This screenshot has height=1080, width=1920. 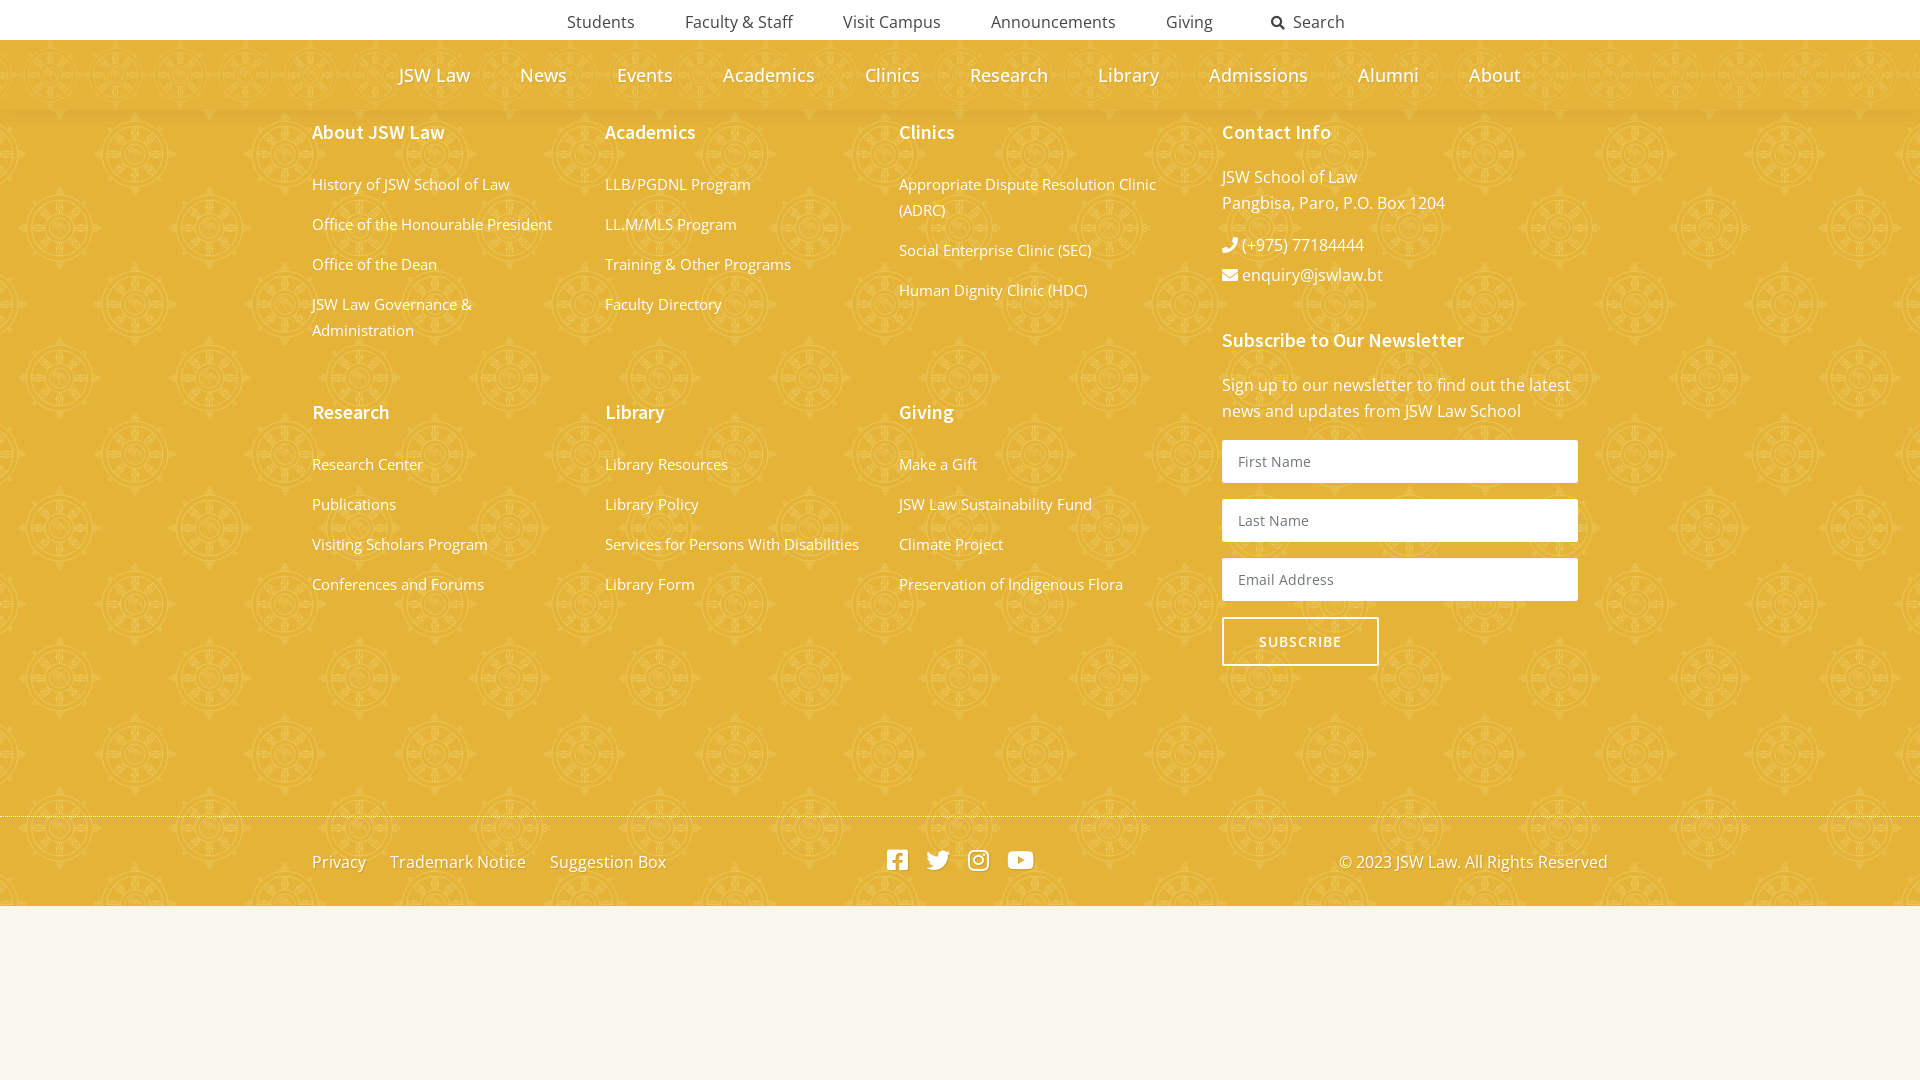 What do you see at coordinates (607, 859) in the screenshot?
I see `'Suggestion Box'` at bounding box center [607, 859].